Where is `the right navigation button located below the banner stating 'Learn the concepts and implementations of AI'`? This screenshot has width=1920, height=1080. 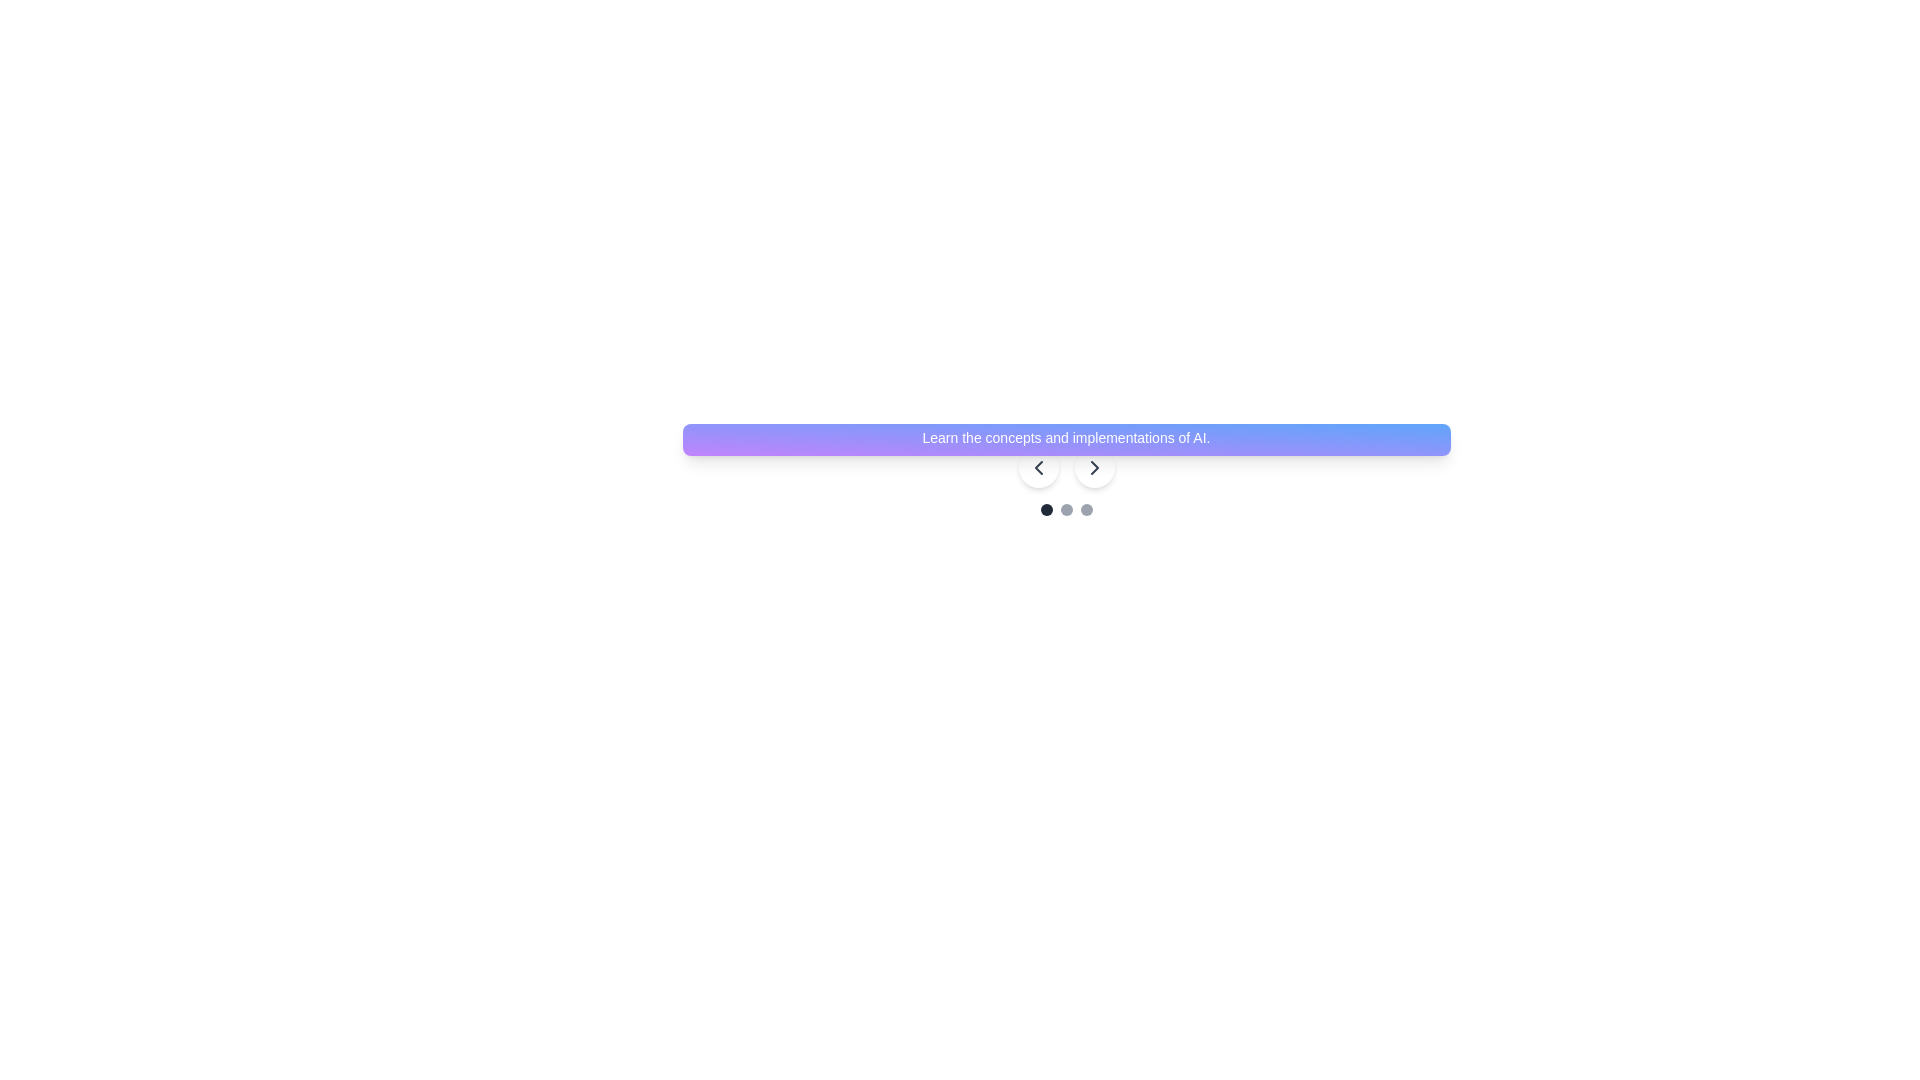 the right navigation button located below the banner stating 'Learn the concepts and implementations of AI' is located at coordinates (1093, 467).